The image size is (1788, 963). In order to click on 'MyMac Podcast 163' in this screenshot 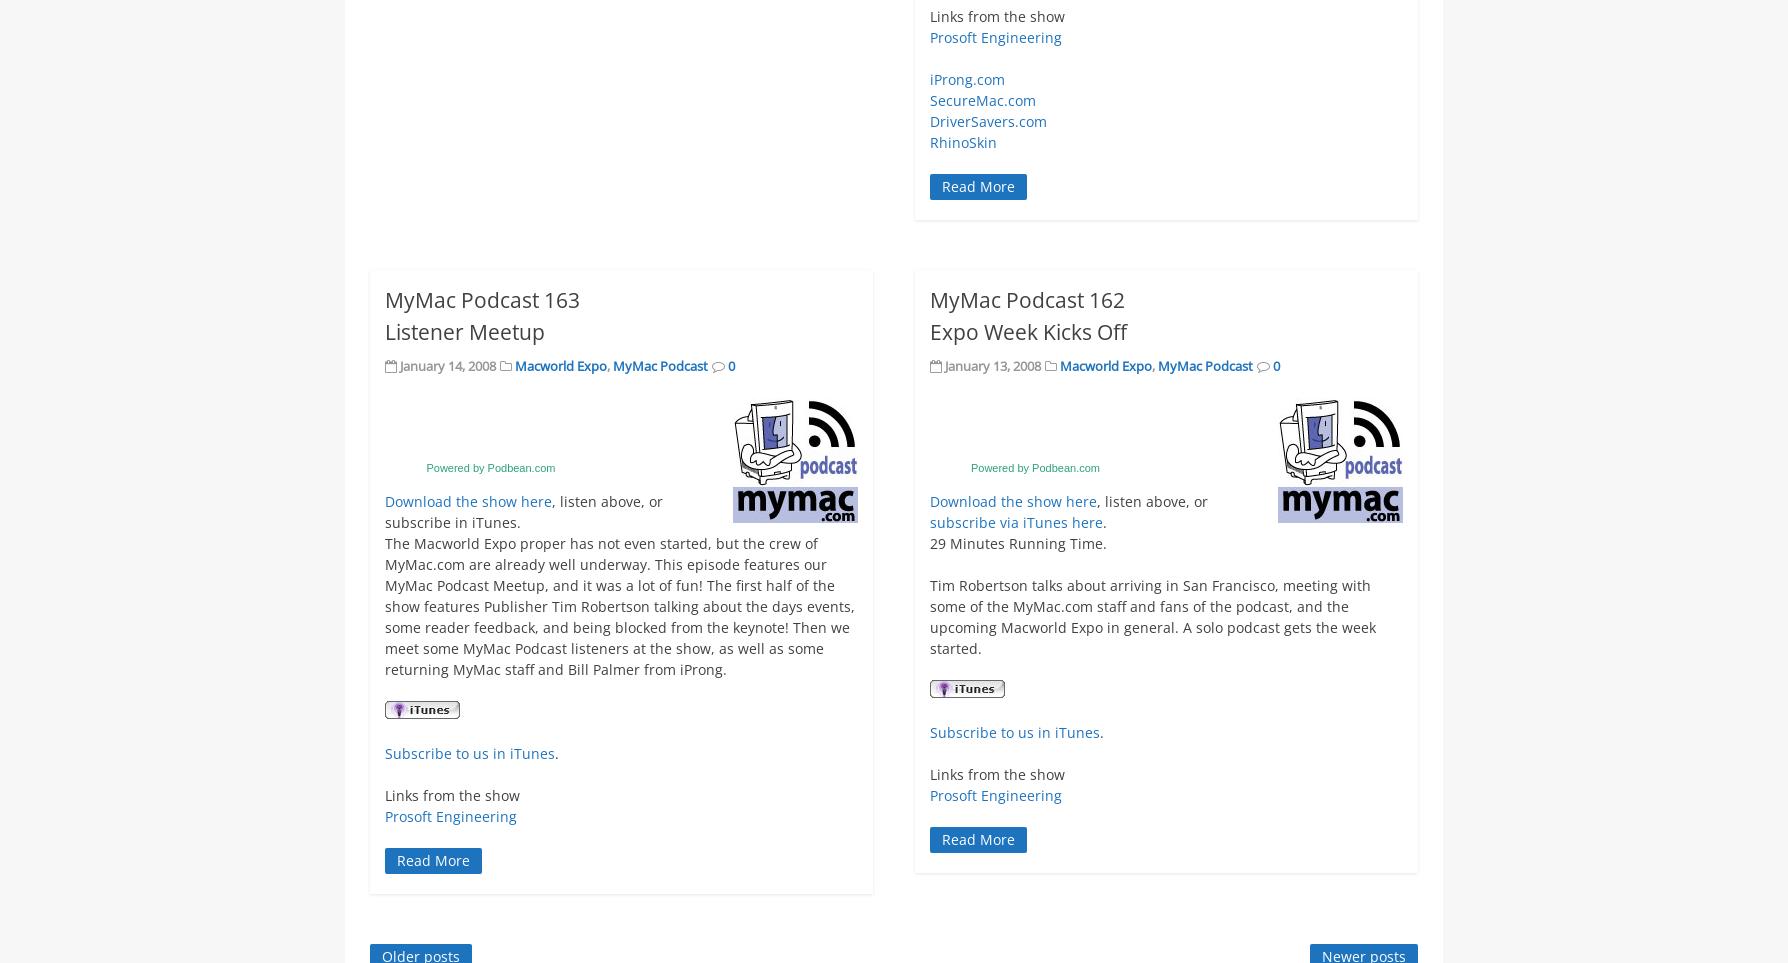, I will do `click(482, 298)`.